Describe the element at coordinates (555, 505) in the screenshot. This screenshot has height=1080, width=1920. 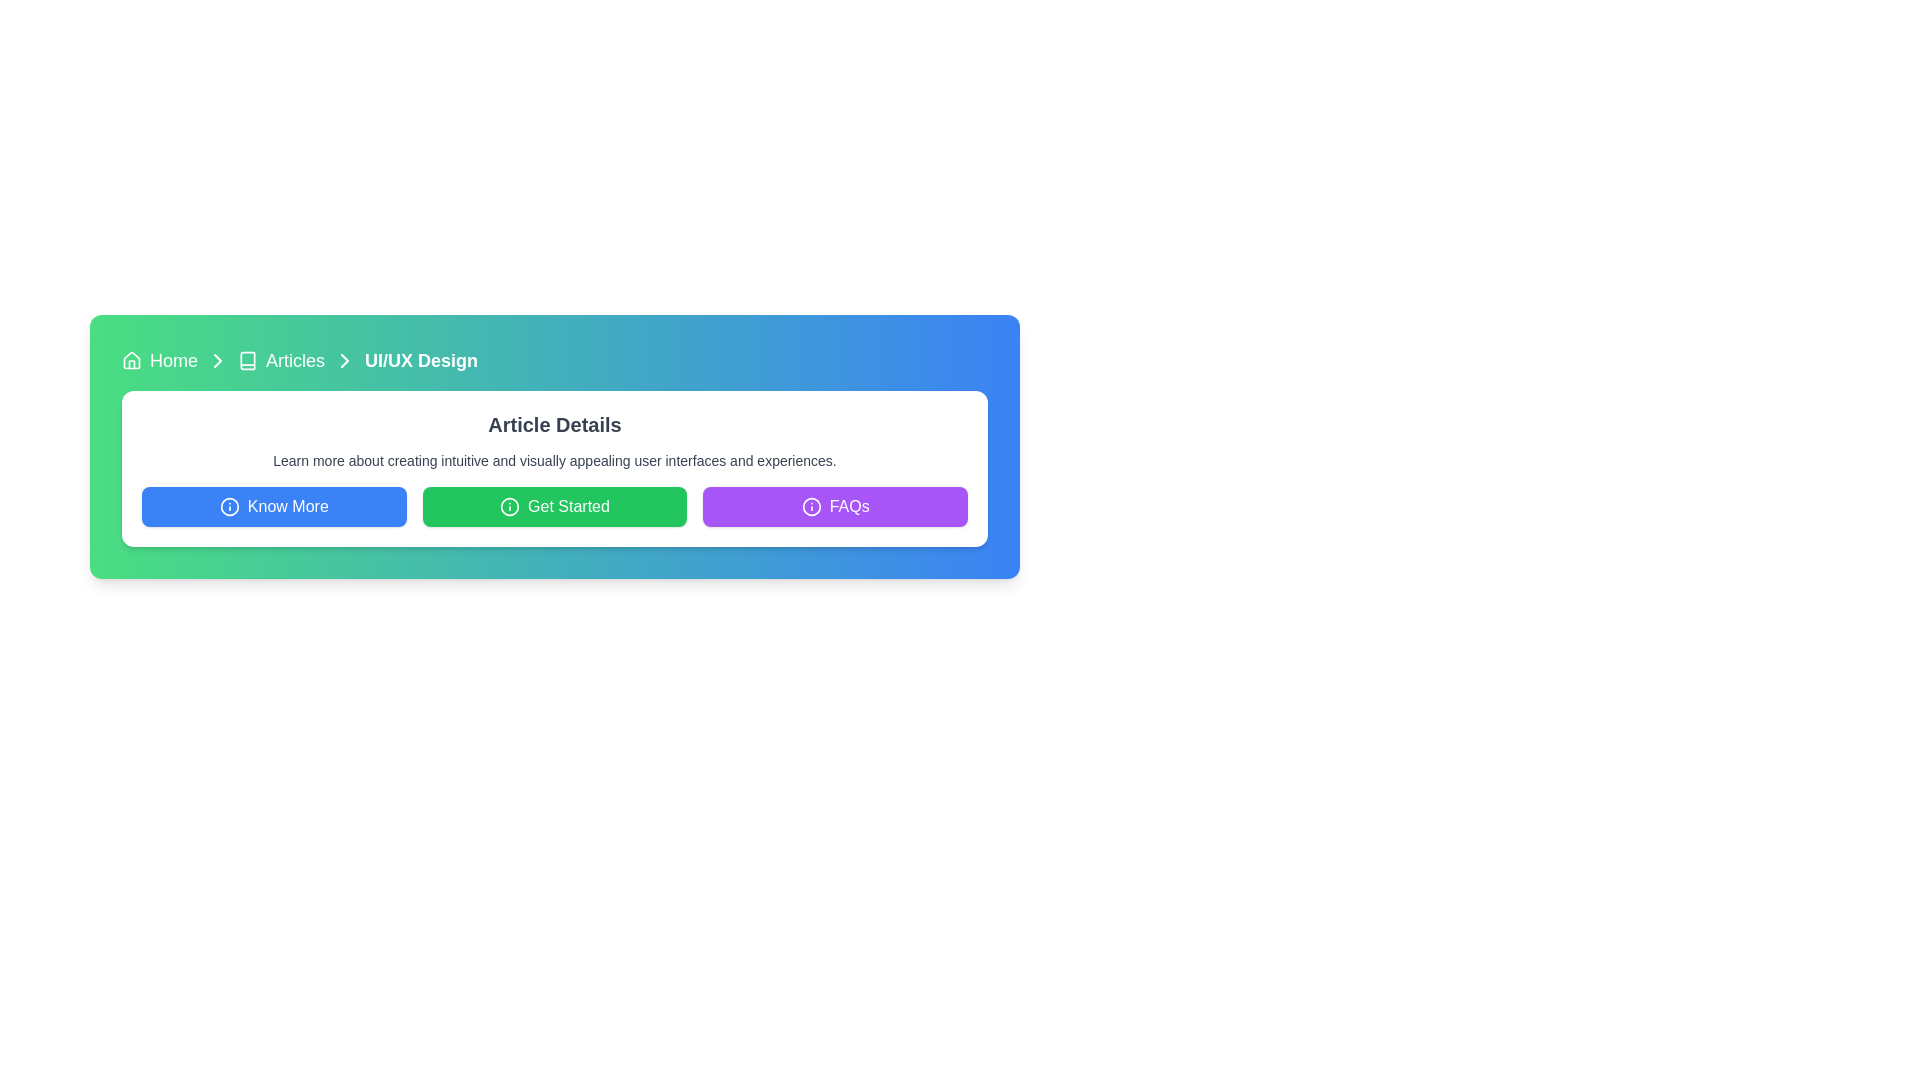
I see `the green rectangular button labeled 'Get Started'` at that location.